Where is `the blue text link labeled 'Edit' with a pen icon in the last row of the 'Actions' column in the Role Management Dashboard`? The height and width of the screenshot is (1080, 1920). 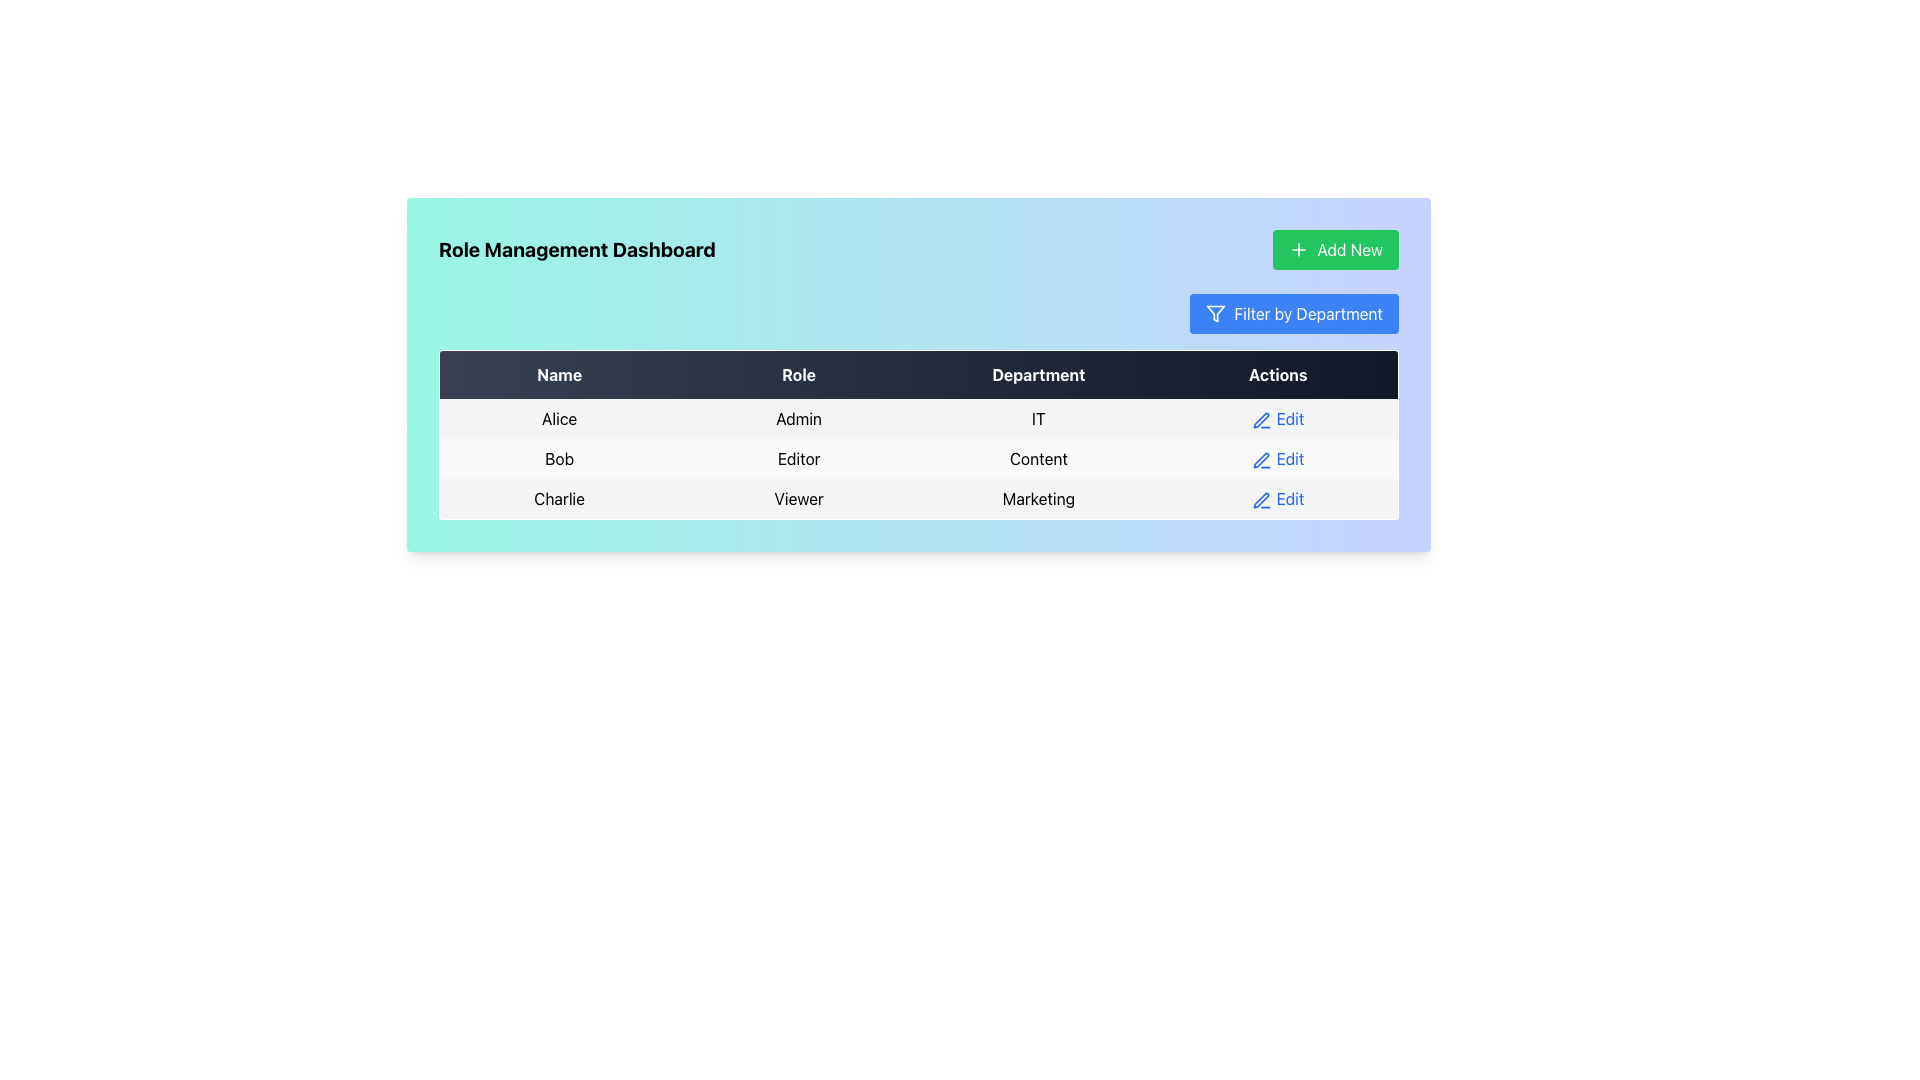 the blue text link labeled 'Edit' with a pen icon in the last row of the 'Actions' column in the Role Management Dashboard is located at coordinates (1277, 498).